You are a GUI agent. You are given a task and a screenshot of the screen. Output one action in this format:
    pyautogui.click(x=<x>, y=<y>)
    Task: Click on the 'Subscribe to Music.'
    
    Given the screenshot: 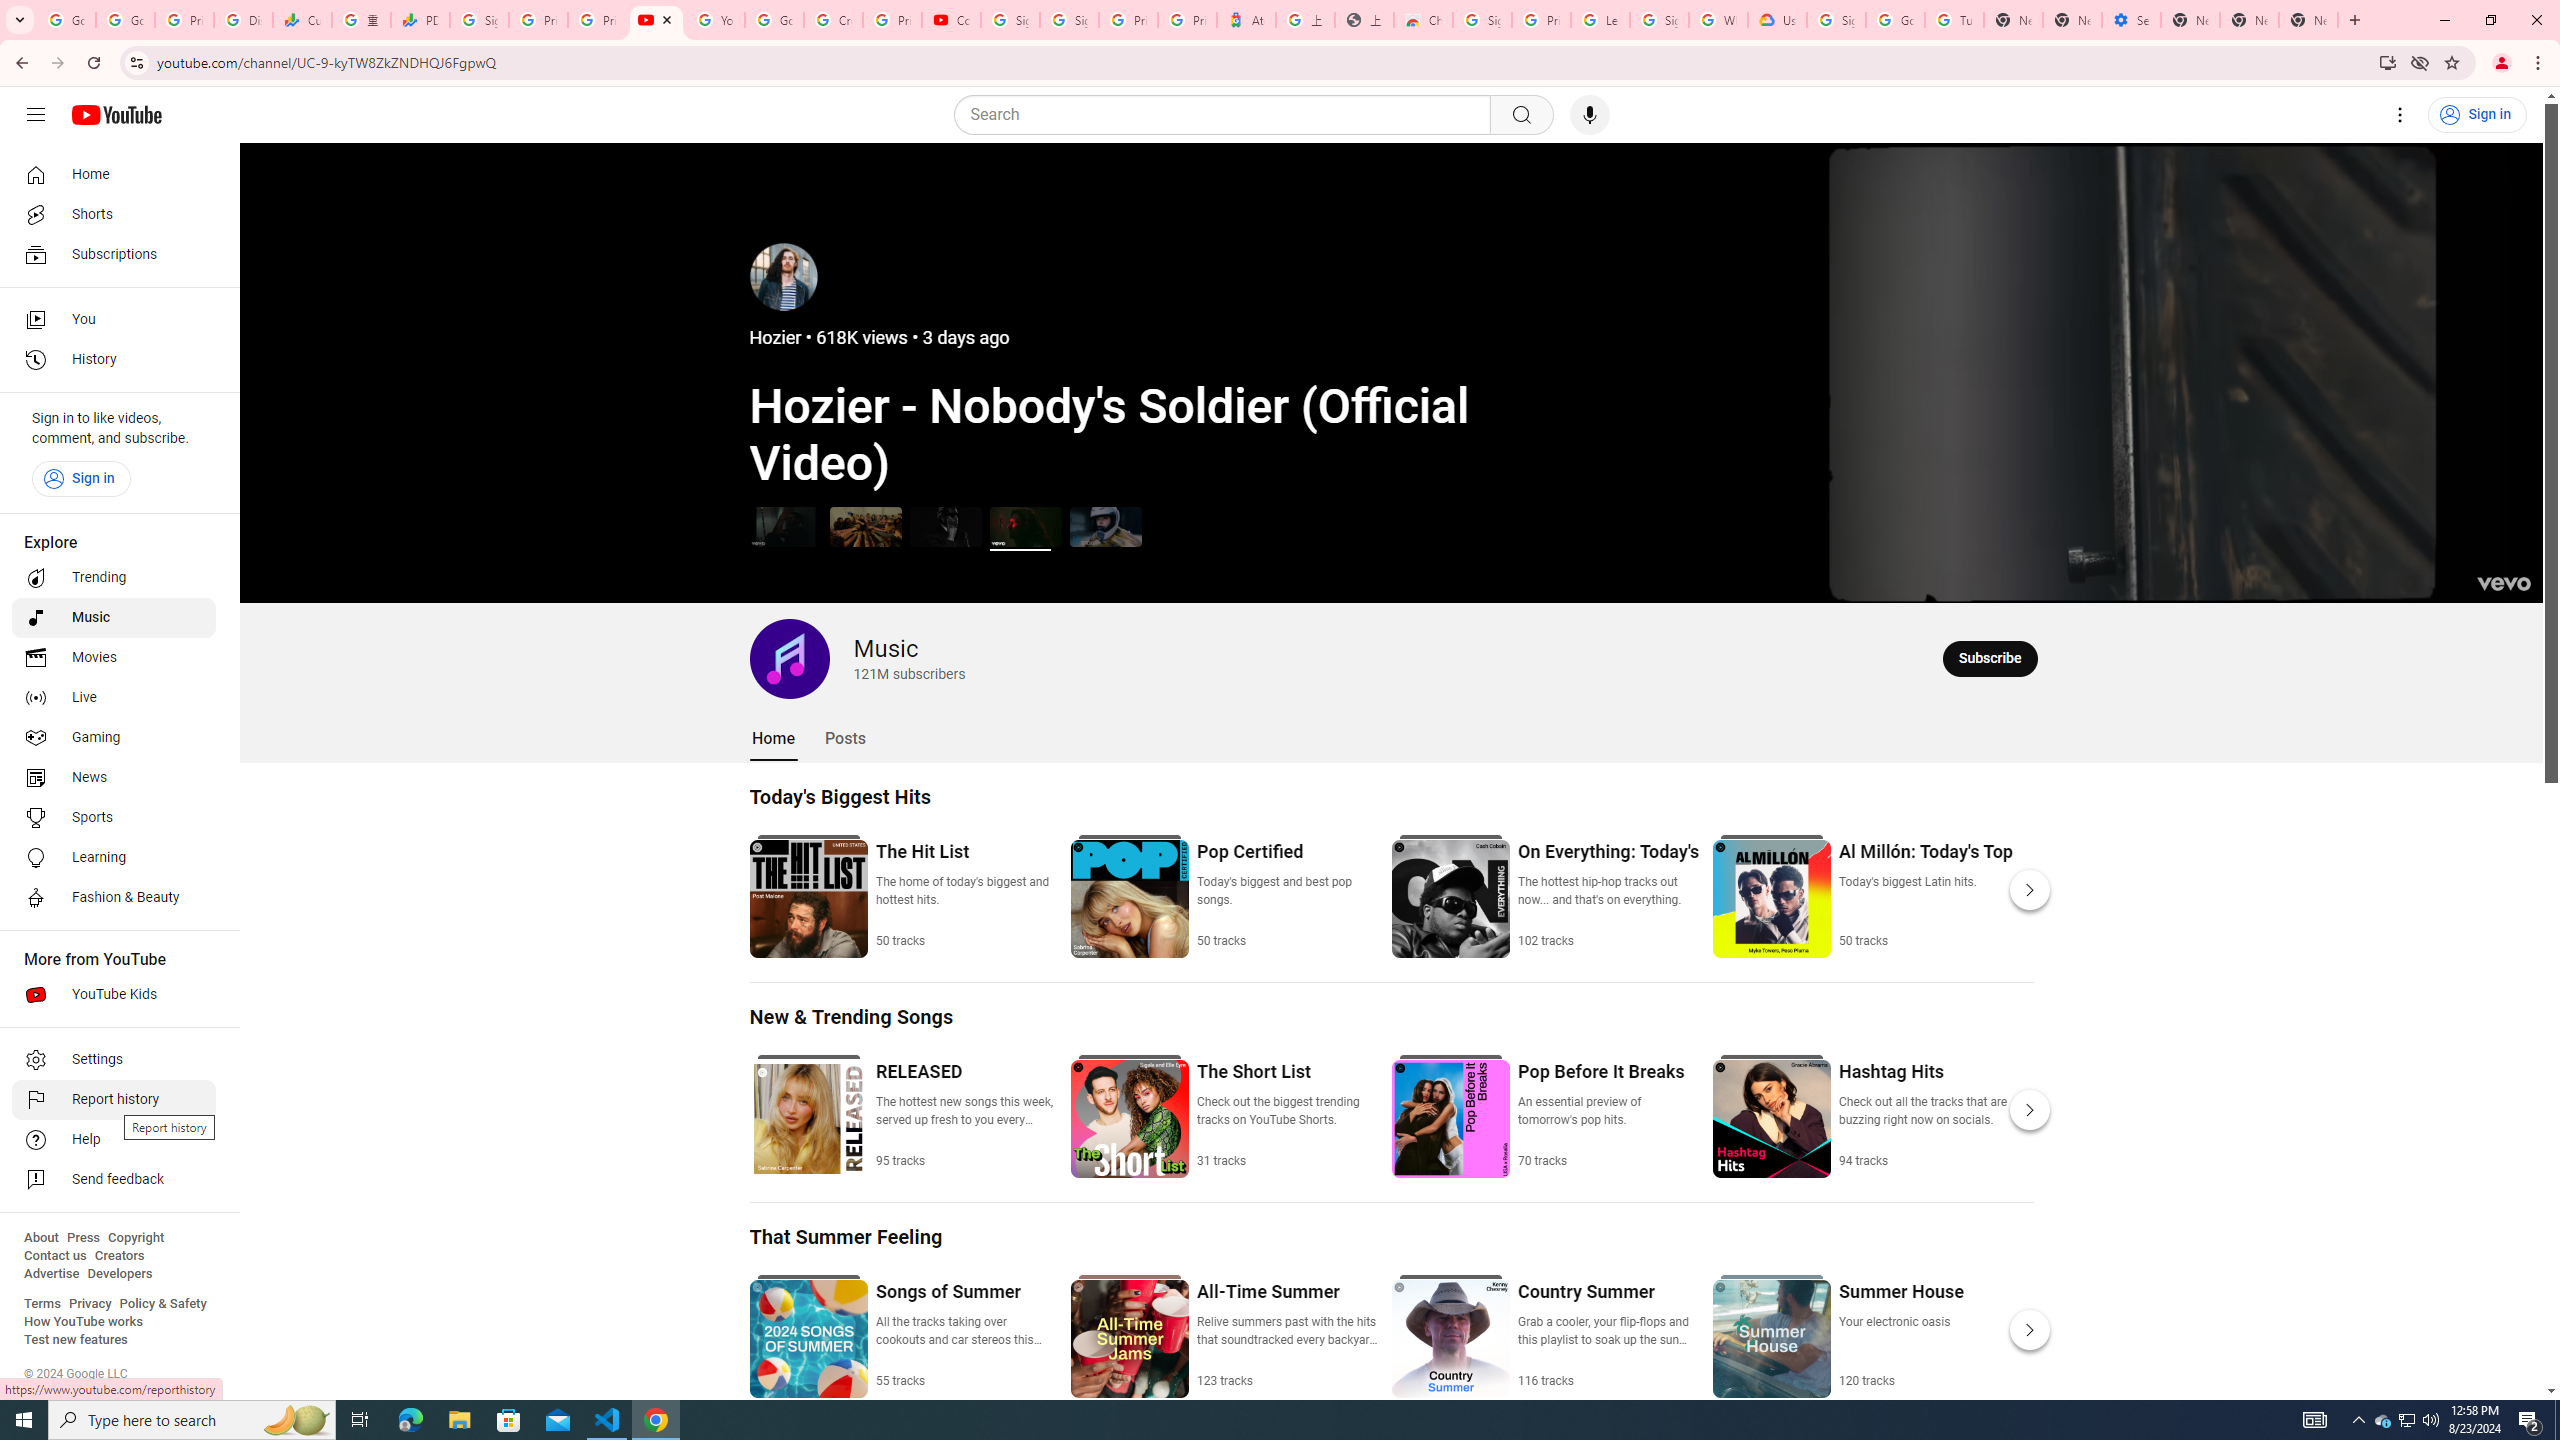 What is the action you would take?
    pyautogui.click(x=1989, y=658)
    